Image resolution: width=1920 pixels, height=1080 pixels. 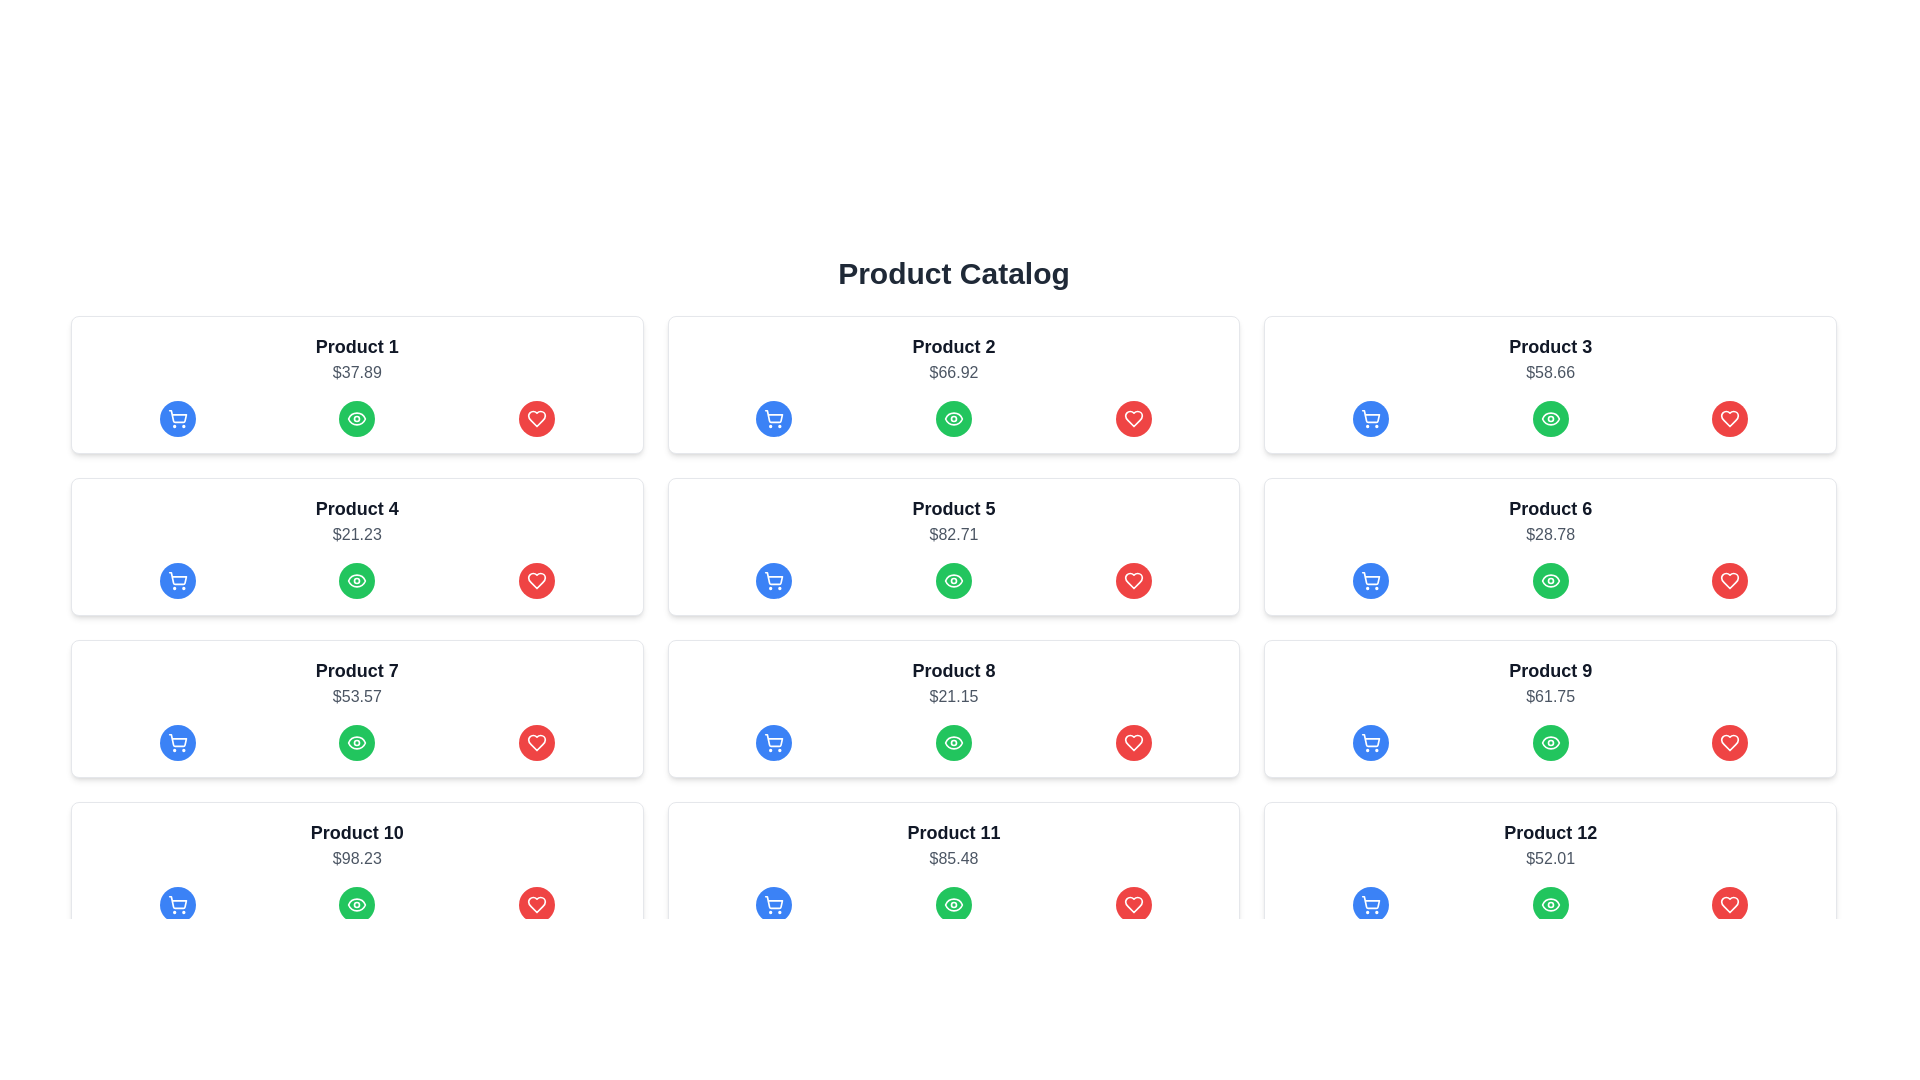 I want to click on the action button that adds the associated product to the shopping cart to change its background color, so click(x=773, y=418).